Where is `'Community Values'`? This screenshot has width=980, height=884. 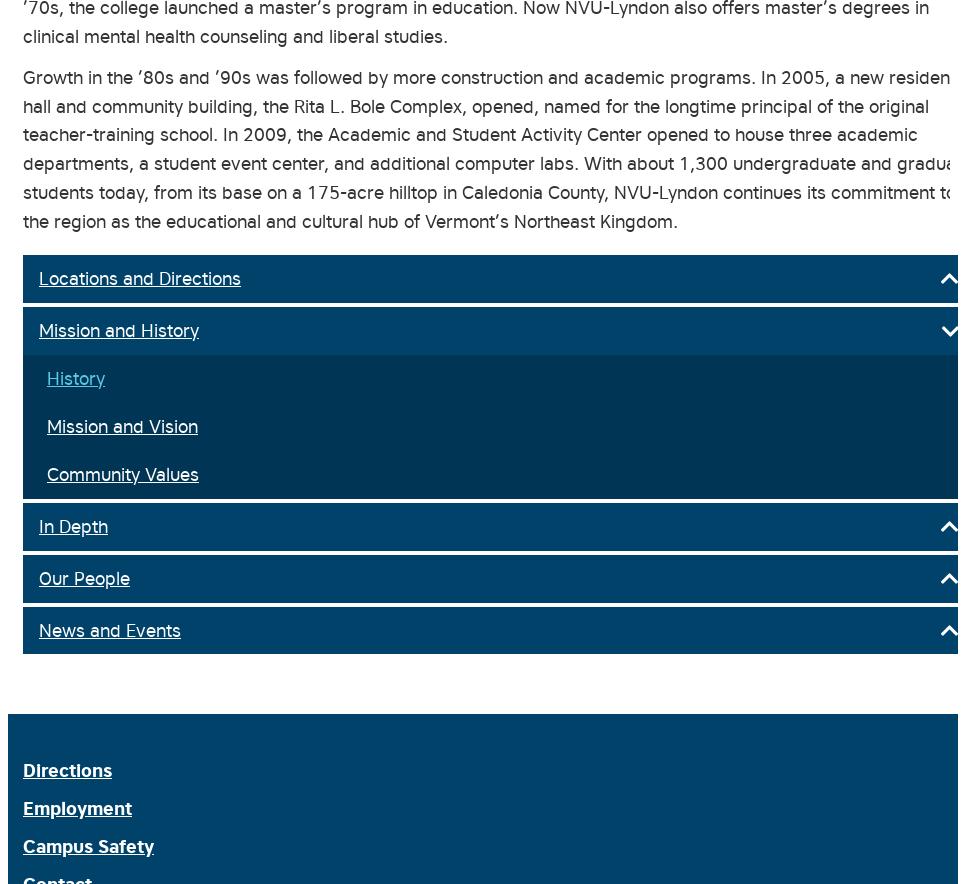 'Community Values' is located at coordinates (122, 473).